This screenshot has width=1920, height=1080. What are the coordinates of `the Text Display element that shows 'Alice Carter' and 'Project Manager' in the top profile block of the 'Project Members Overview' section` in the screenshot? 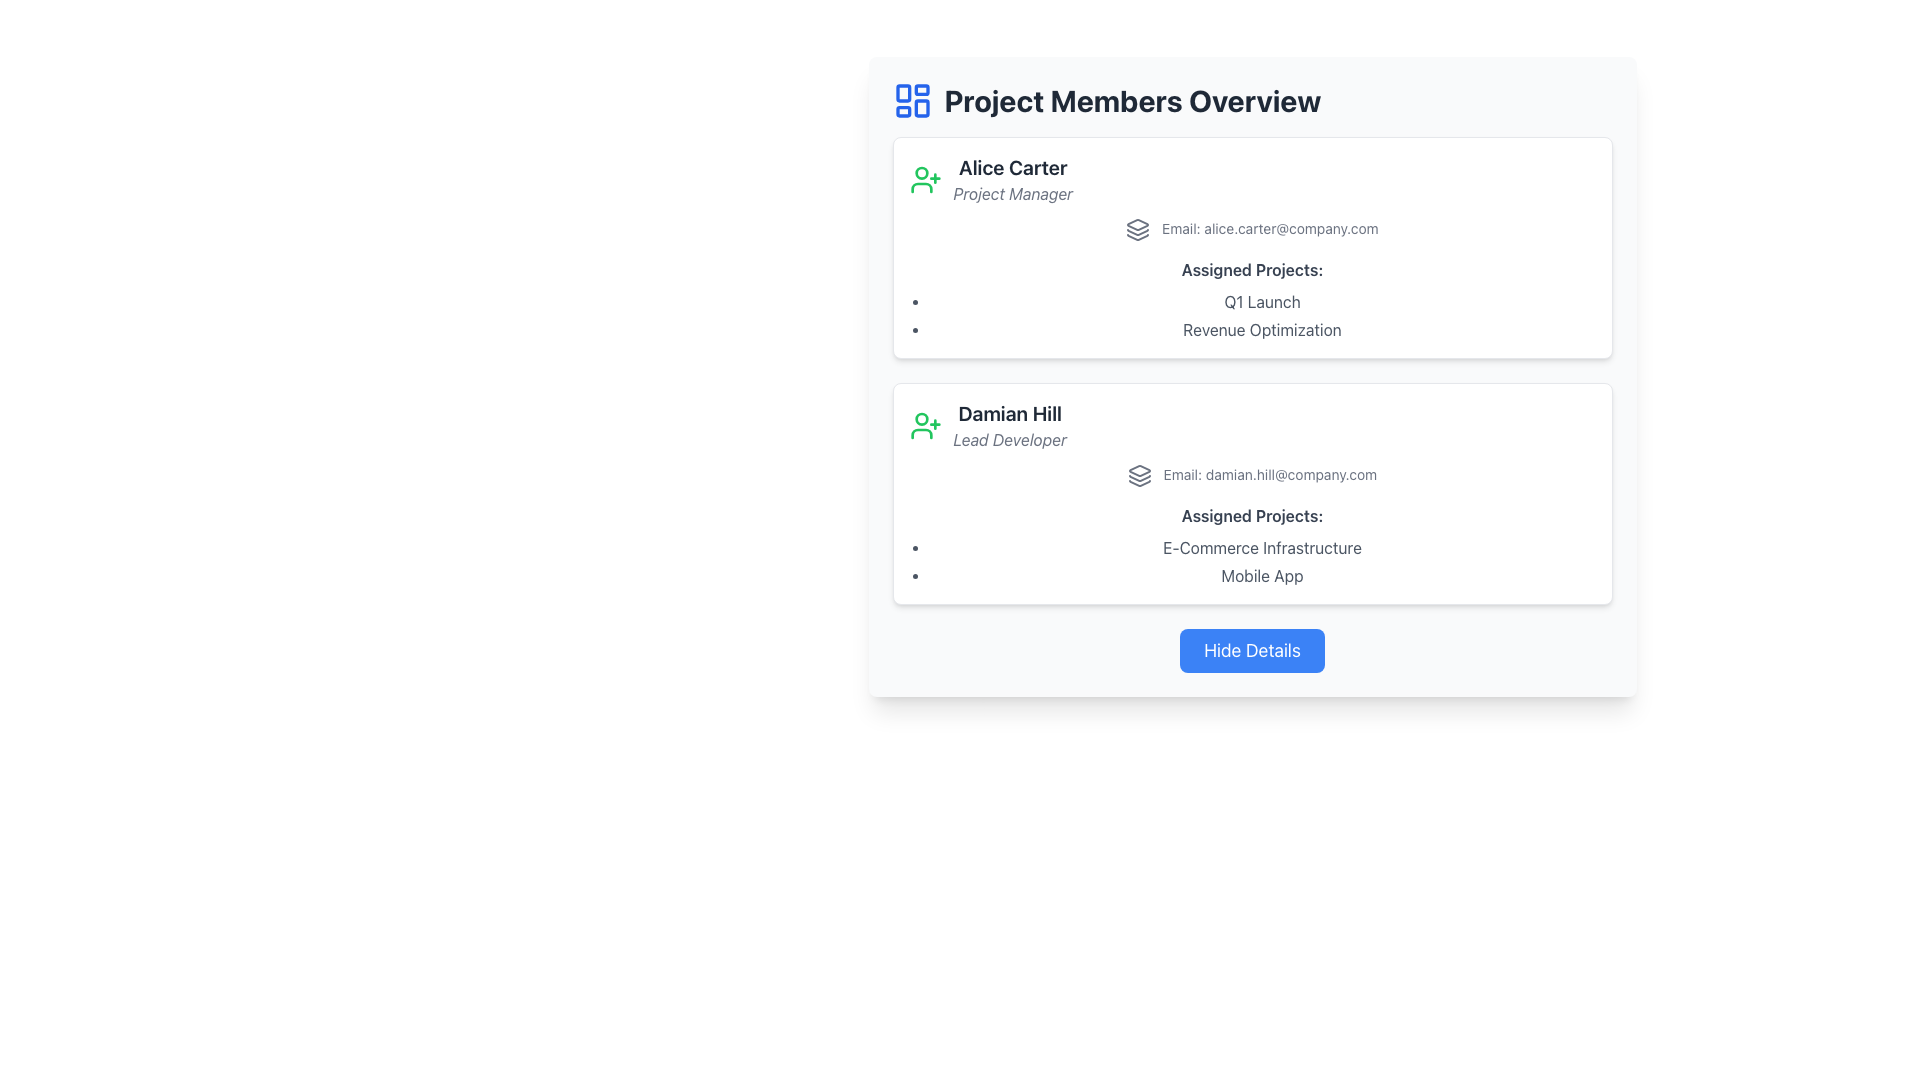 It's located at (1013, 180).